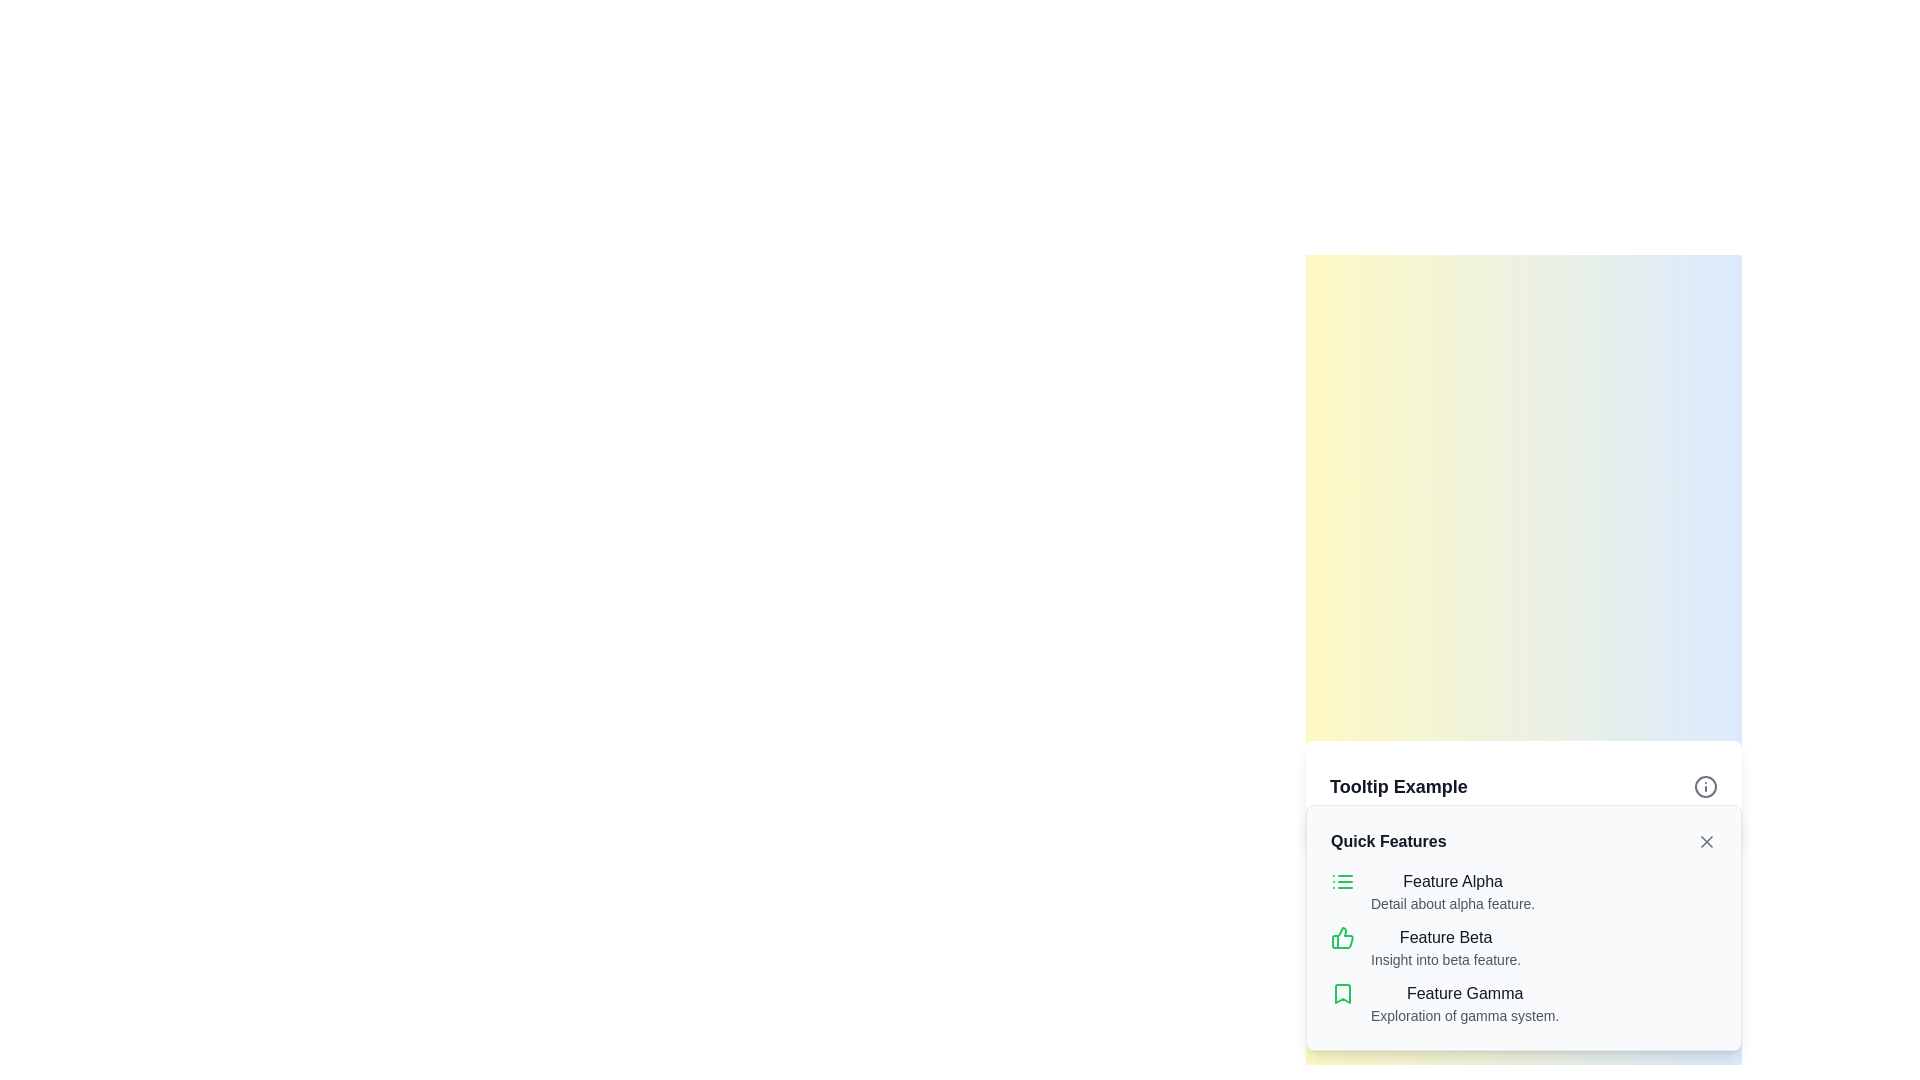  I want to click on descriptive text block located below the title 'Feature Beta' in the 'Quick Features' section to understand the information provided about the feature, so click(1446, 959).